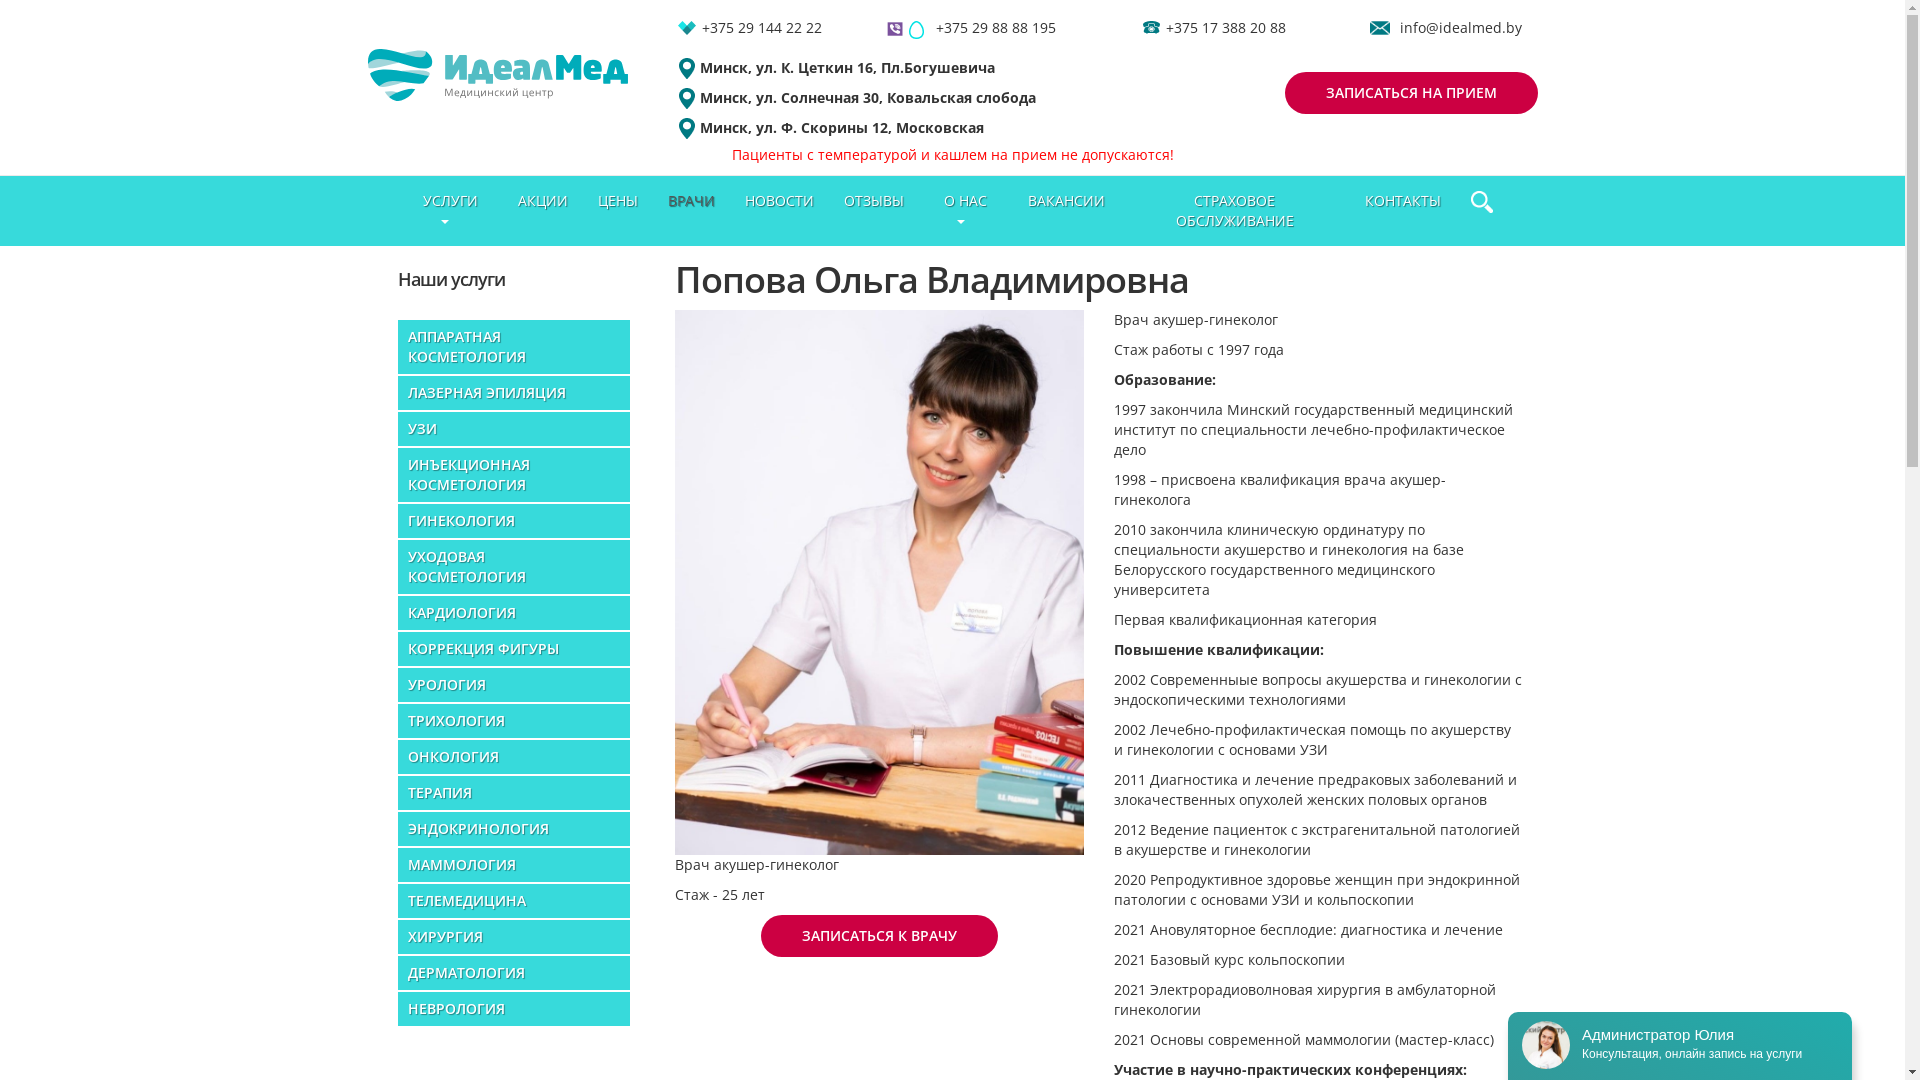 The image size is (1920, 1080). What do you see at coordinates (893, 27) in the screenshot?
I see `'Viber'` at bounding box center [893, 27].